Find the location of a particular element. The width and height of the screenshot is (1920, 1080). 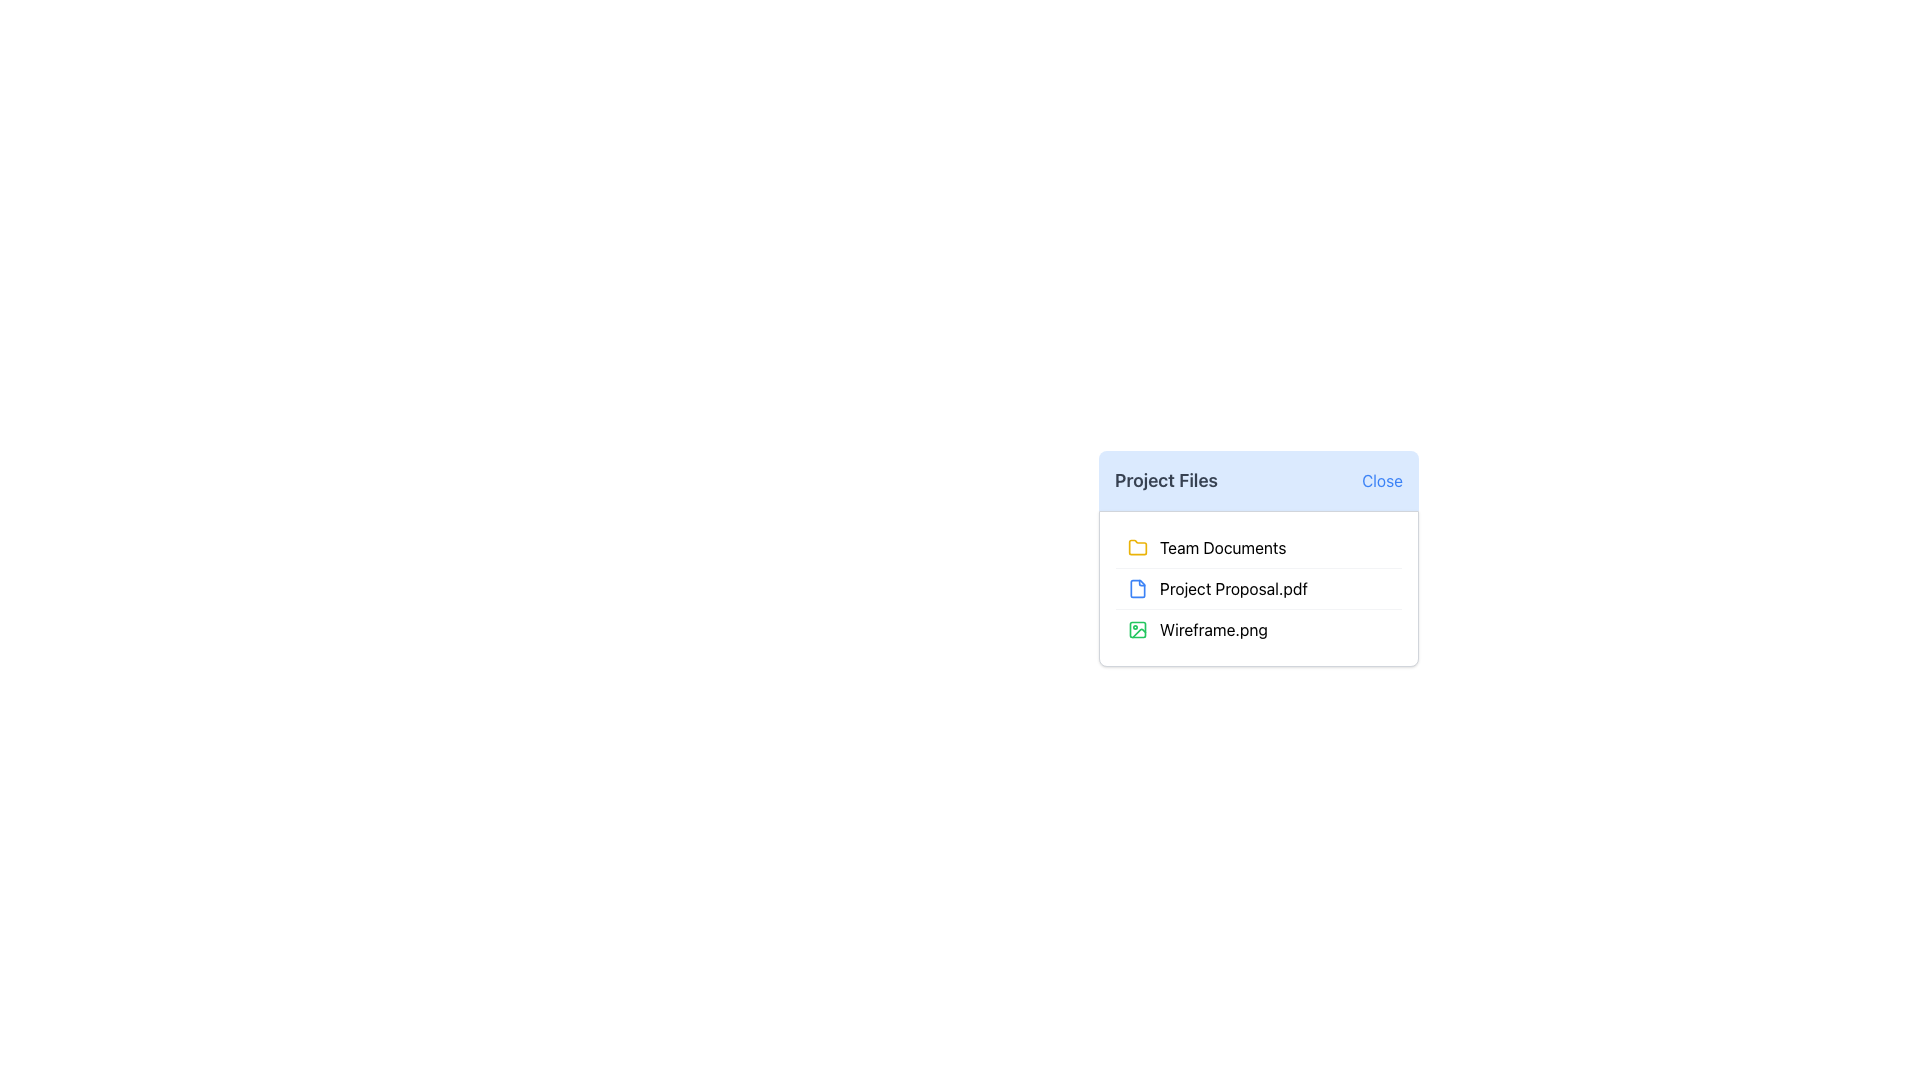

the PDF file icon located to the left of 'Project Proposal.pdf' in the second row under the 'Project Files' section is located at coordinates (1137, 588).